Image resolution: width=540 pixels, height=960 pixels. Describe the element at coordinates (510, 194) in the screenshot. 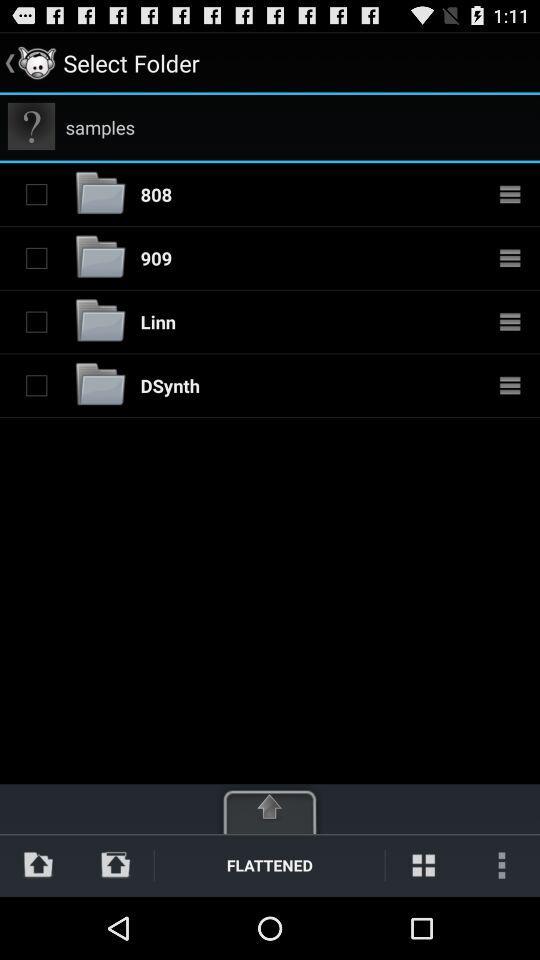

I see `see what 's in this folder` at that location.